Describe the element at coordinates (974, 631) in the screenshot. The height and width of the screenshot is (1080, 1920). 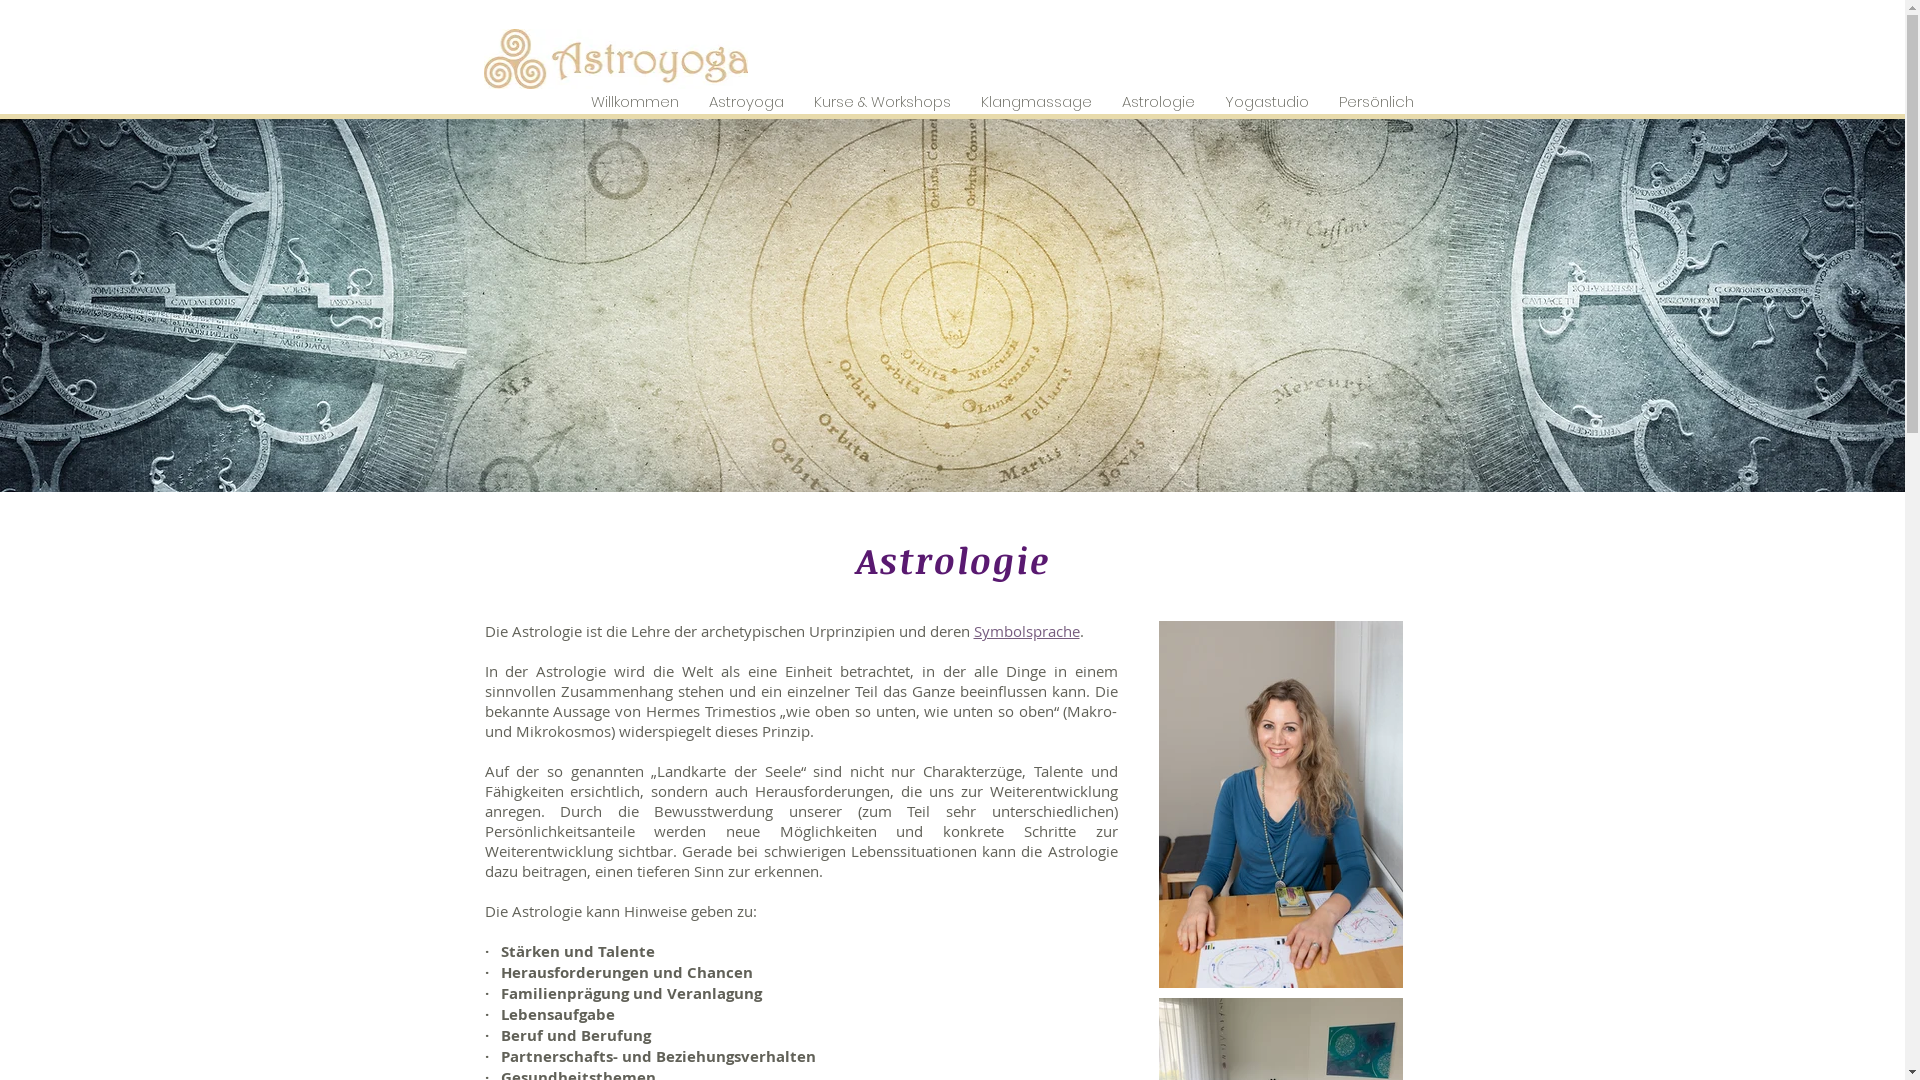
I see `'Symbolsprache'` at that location.